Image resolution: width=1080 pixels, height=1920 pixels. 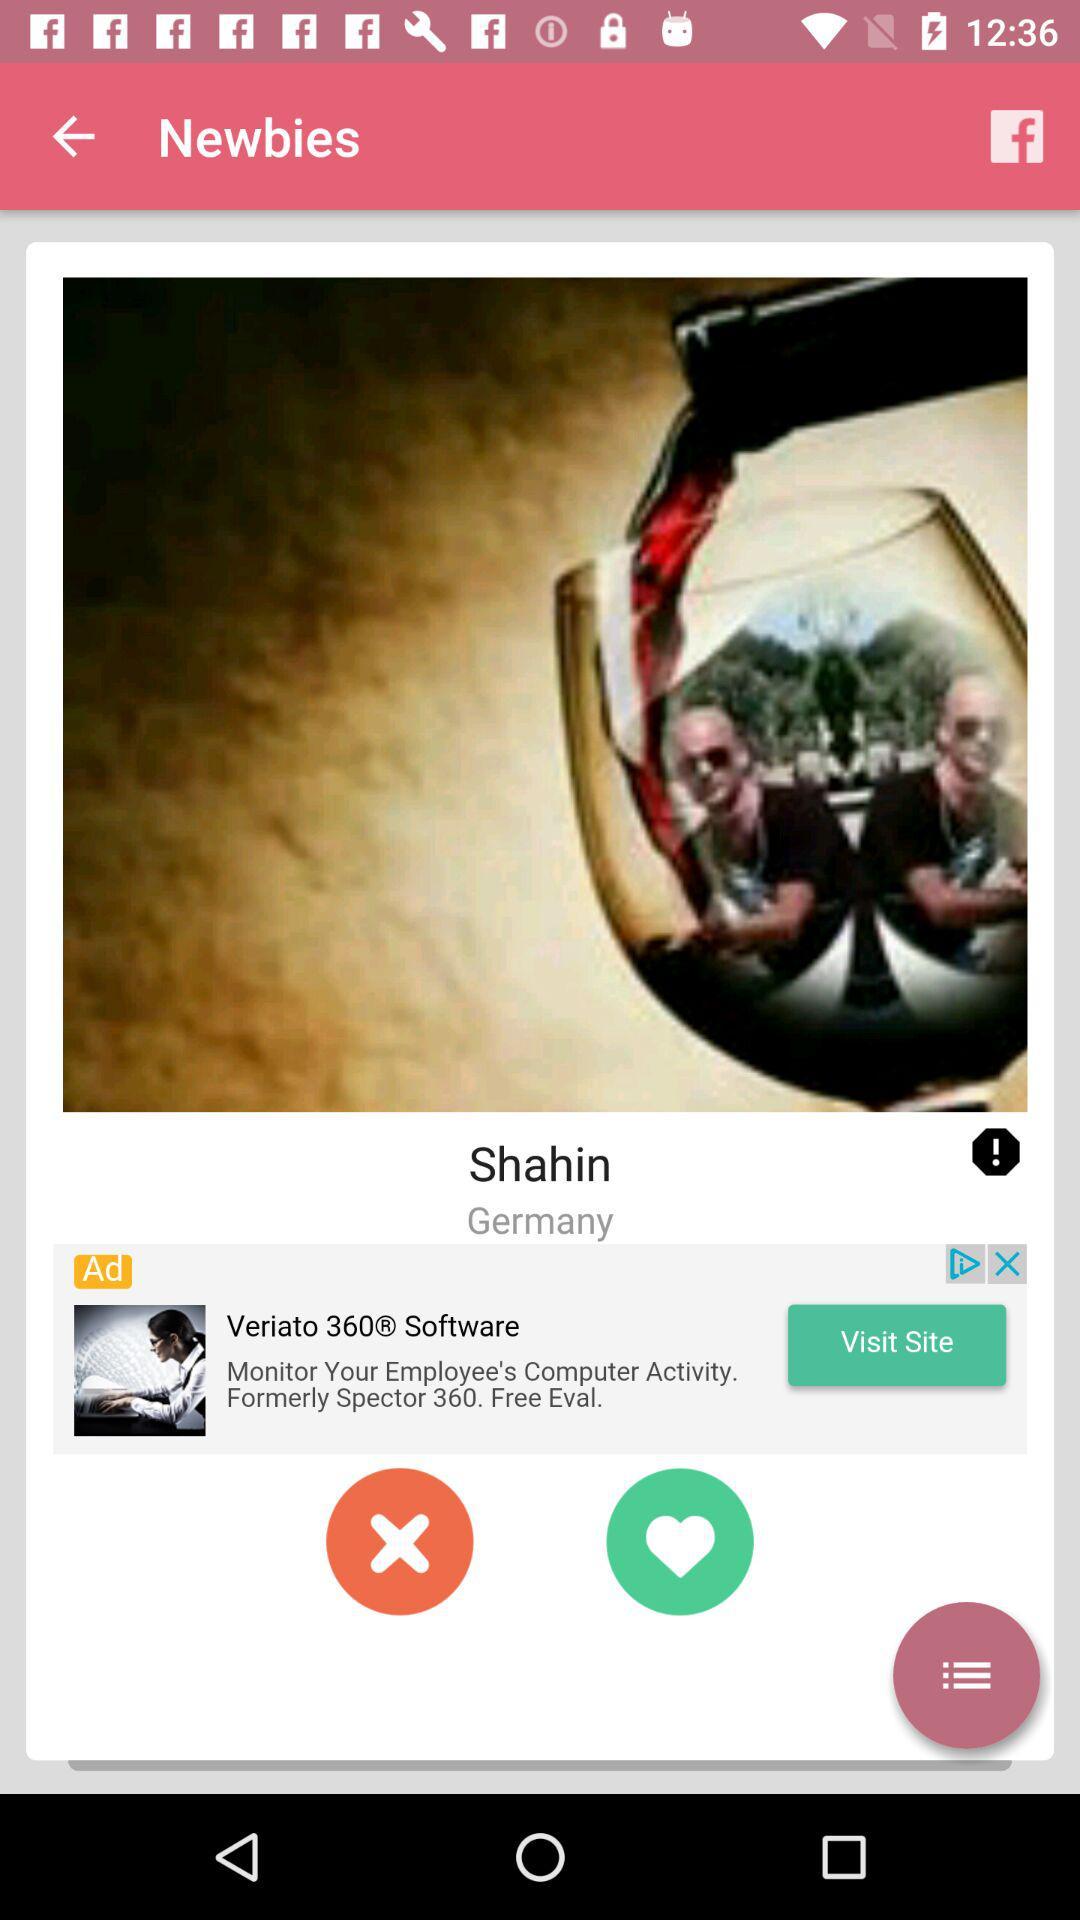 I want to click on the close icon, so click(x=400, y=1540).